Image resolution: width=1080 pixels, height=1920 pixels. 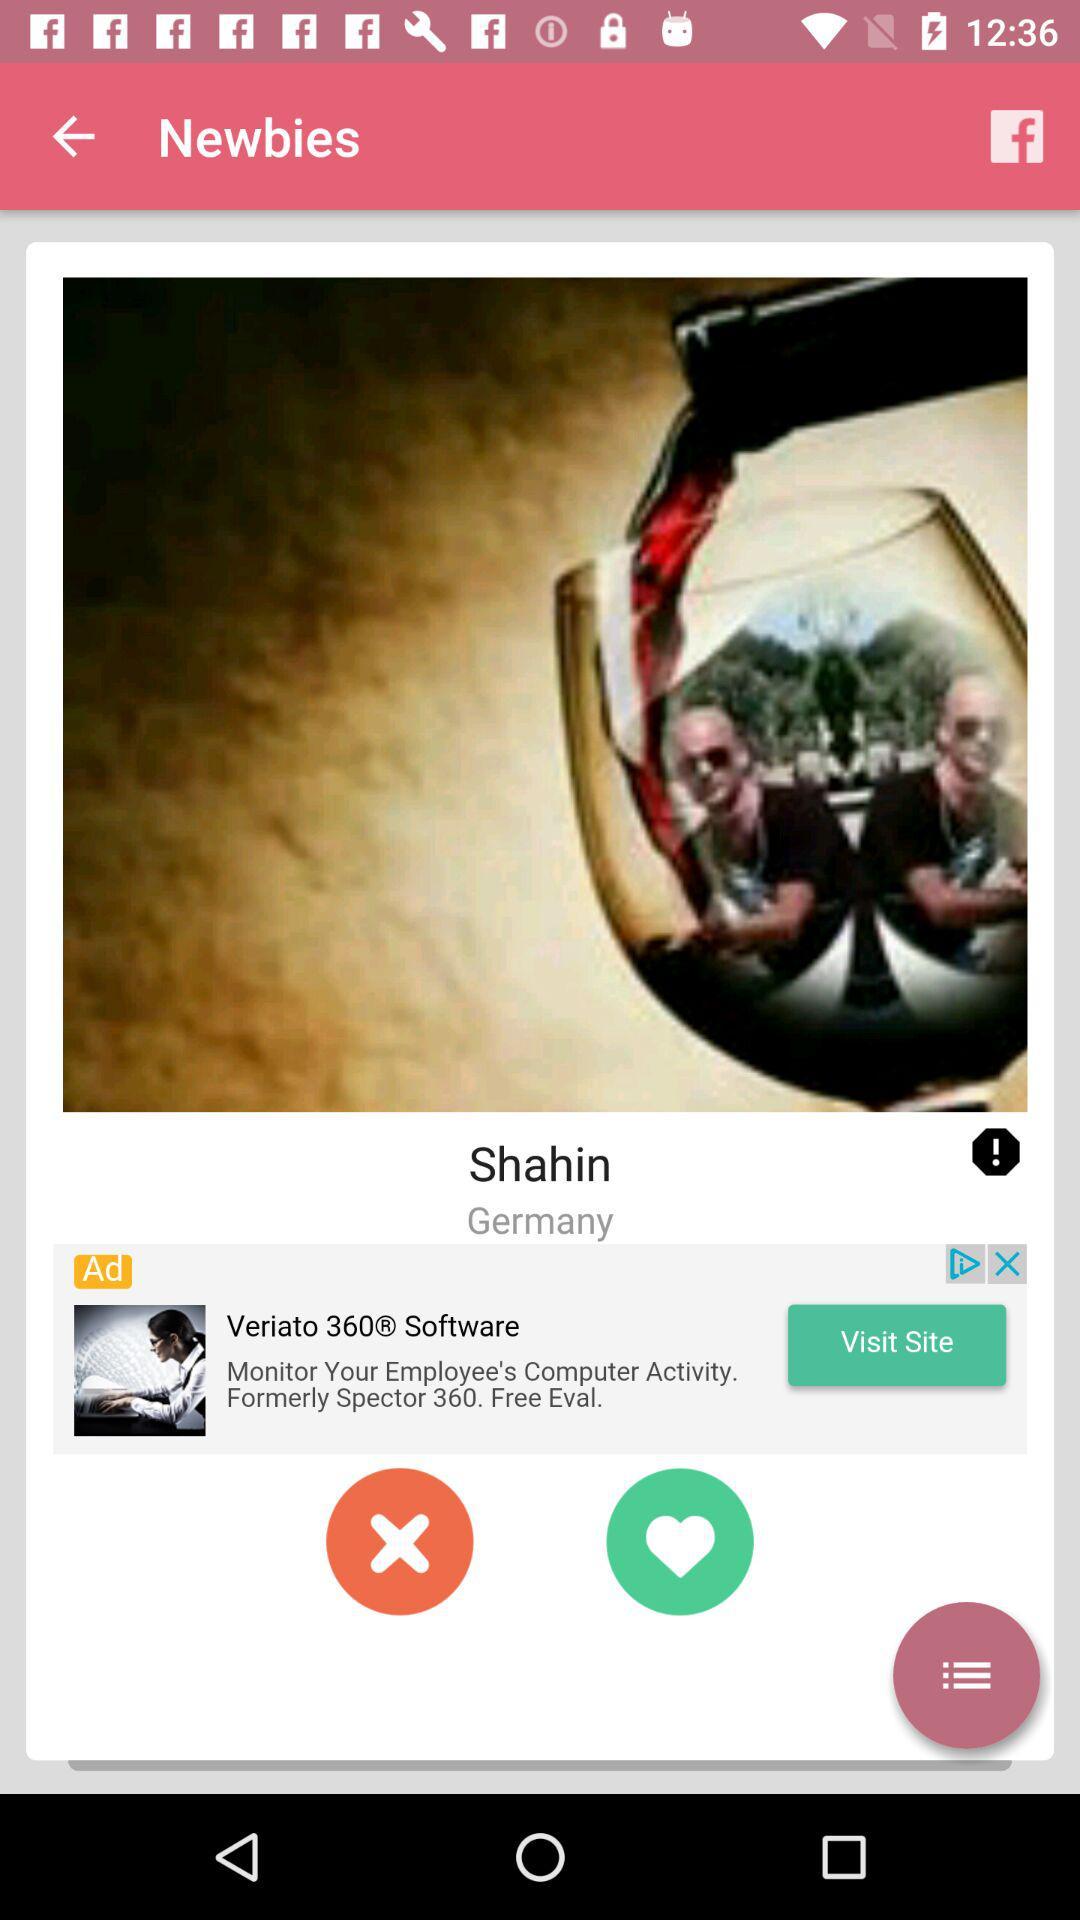 I want to click on the close icon, so click(x=400, y=1540).